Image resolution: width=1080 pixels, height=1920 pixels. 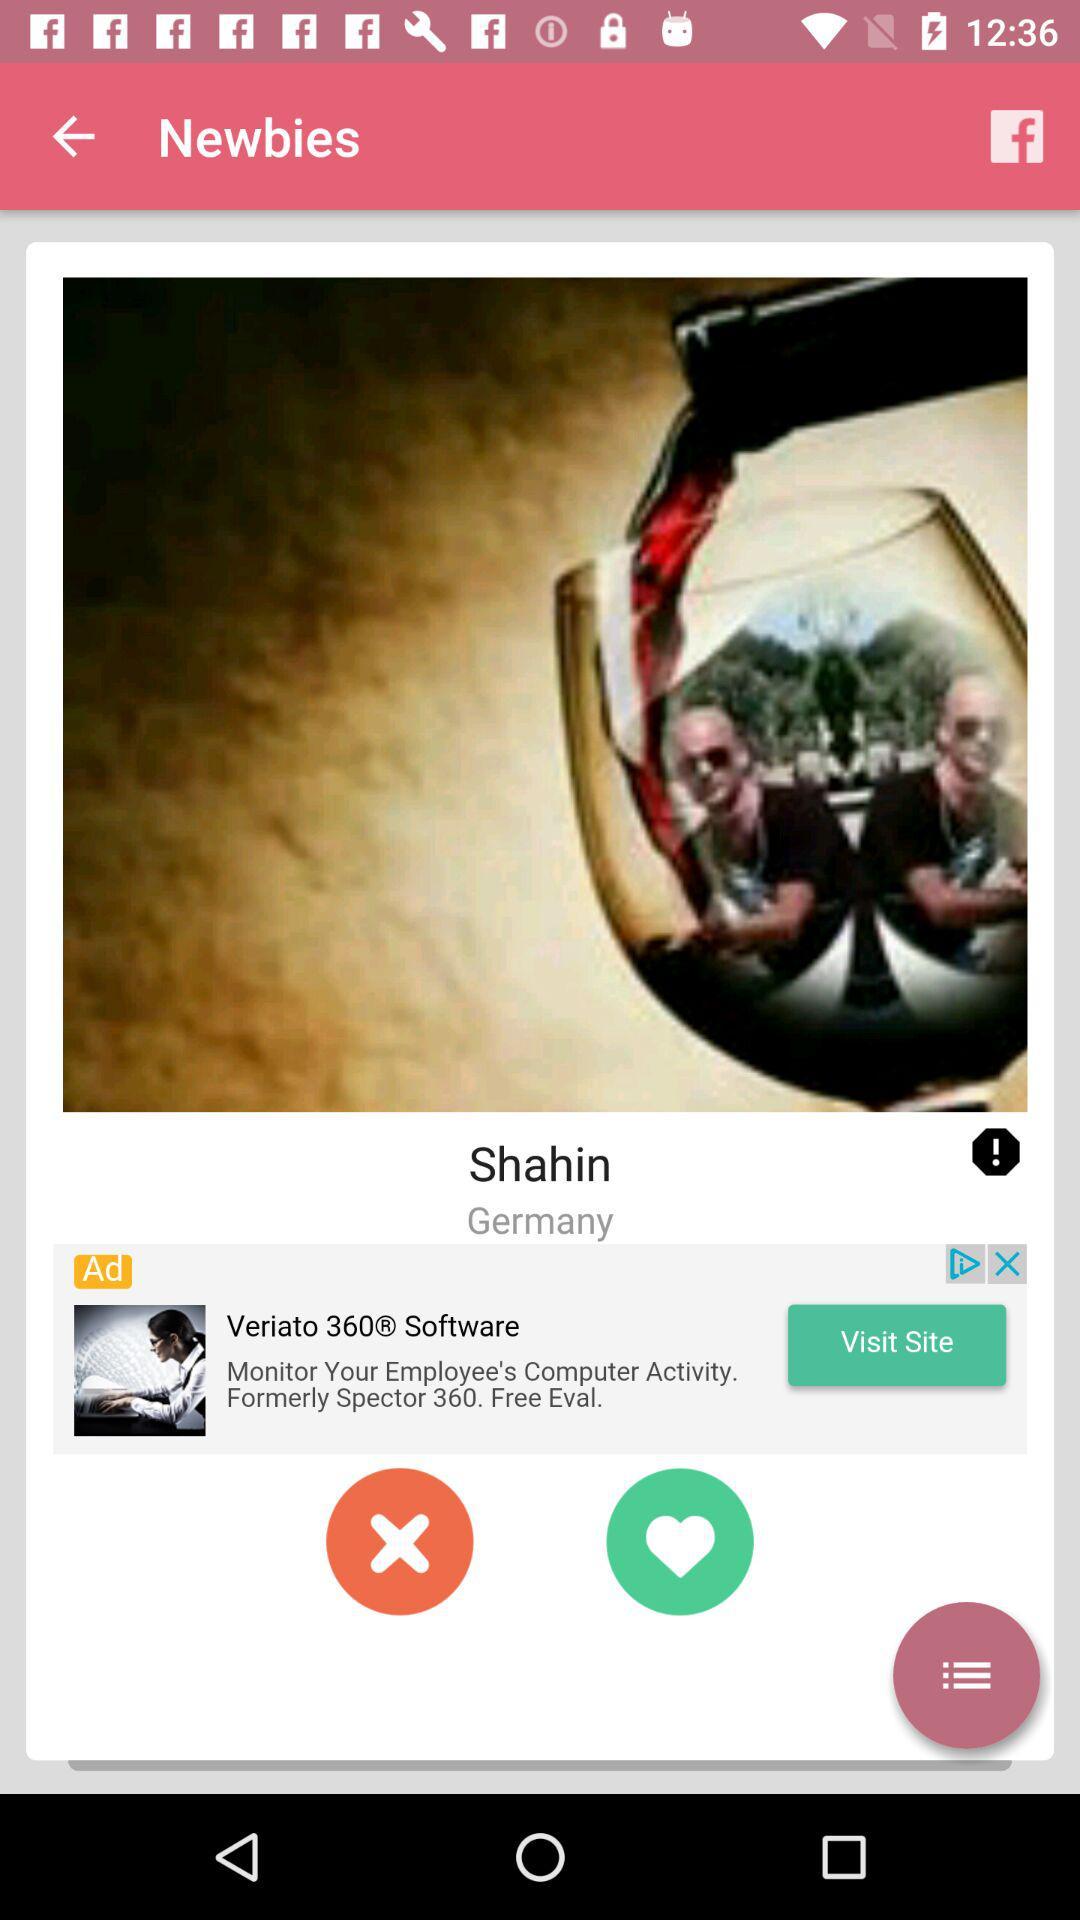 I want to click on the close icon, so click(x=400, y=1540).